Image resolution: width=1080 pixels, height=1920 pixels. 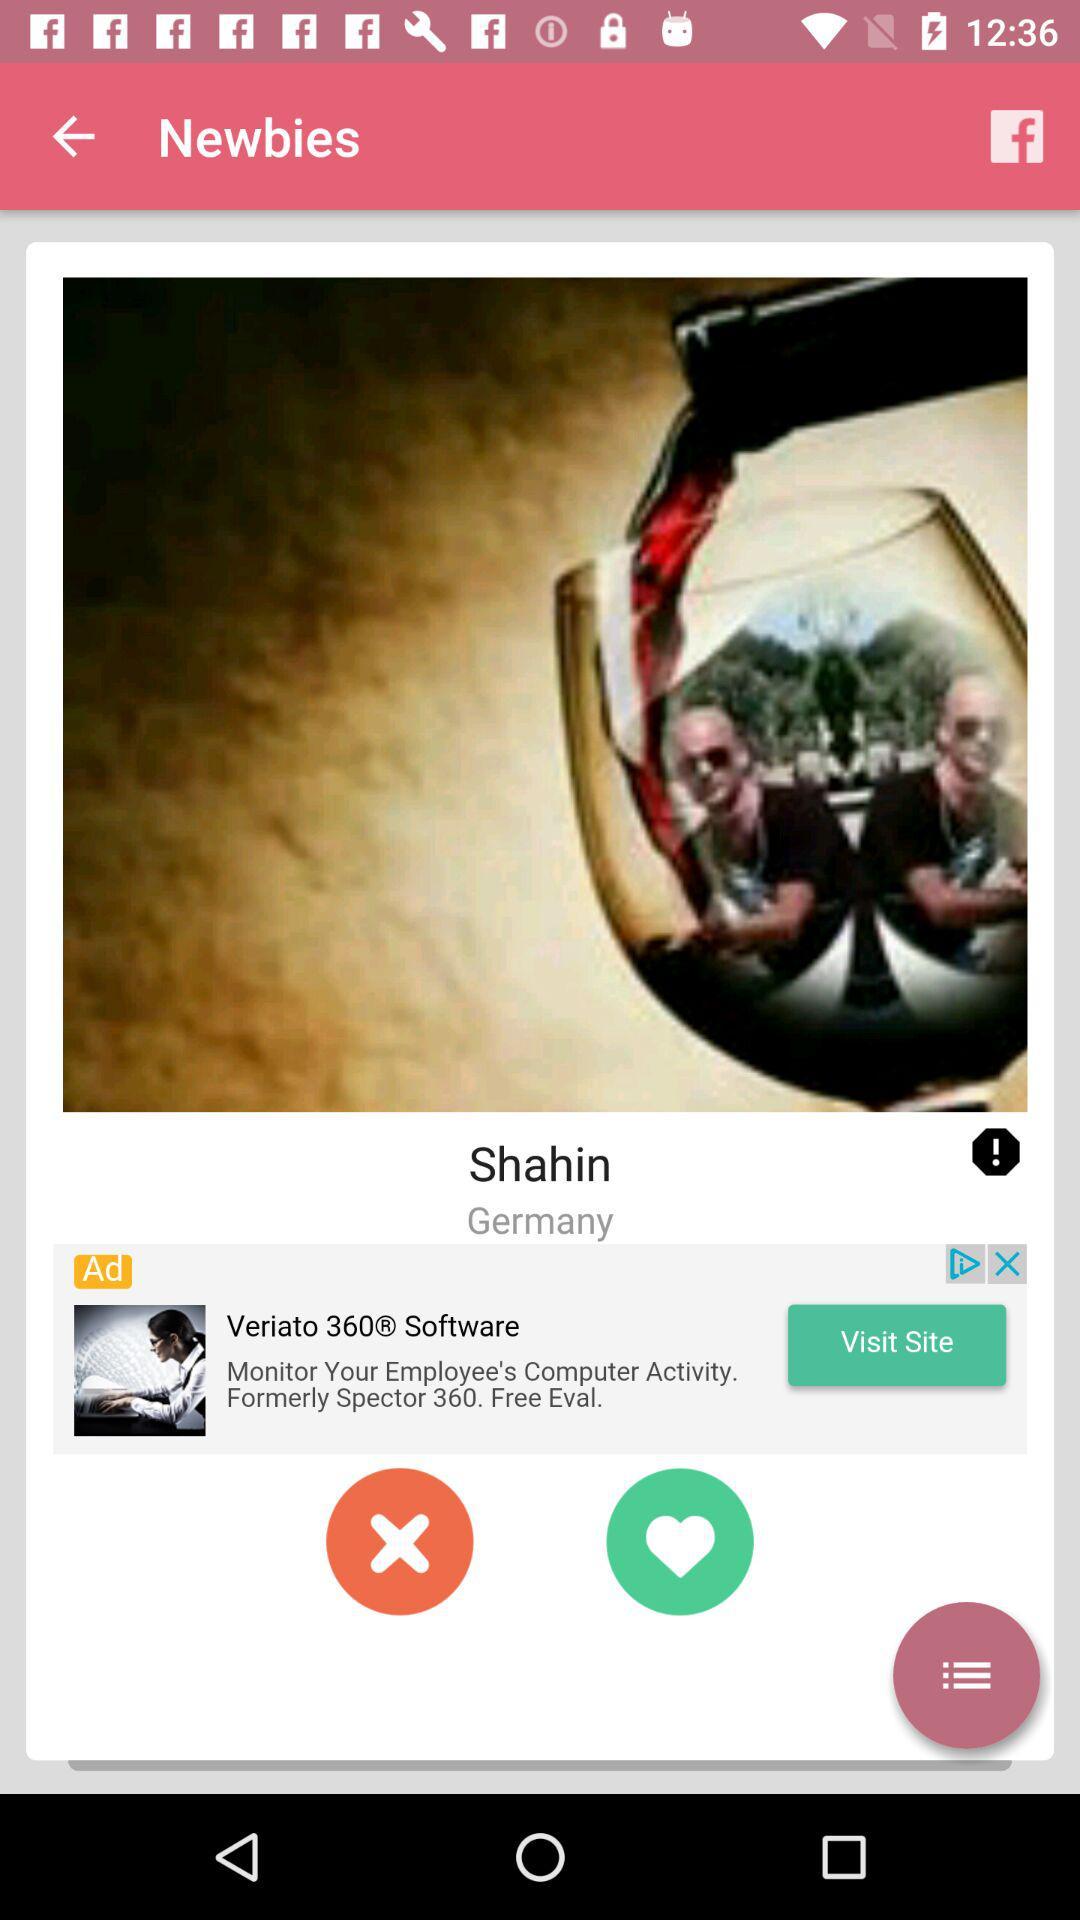 I want to click on the close icon, so click(x=400, y=1540).